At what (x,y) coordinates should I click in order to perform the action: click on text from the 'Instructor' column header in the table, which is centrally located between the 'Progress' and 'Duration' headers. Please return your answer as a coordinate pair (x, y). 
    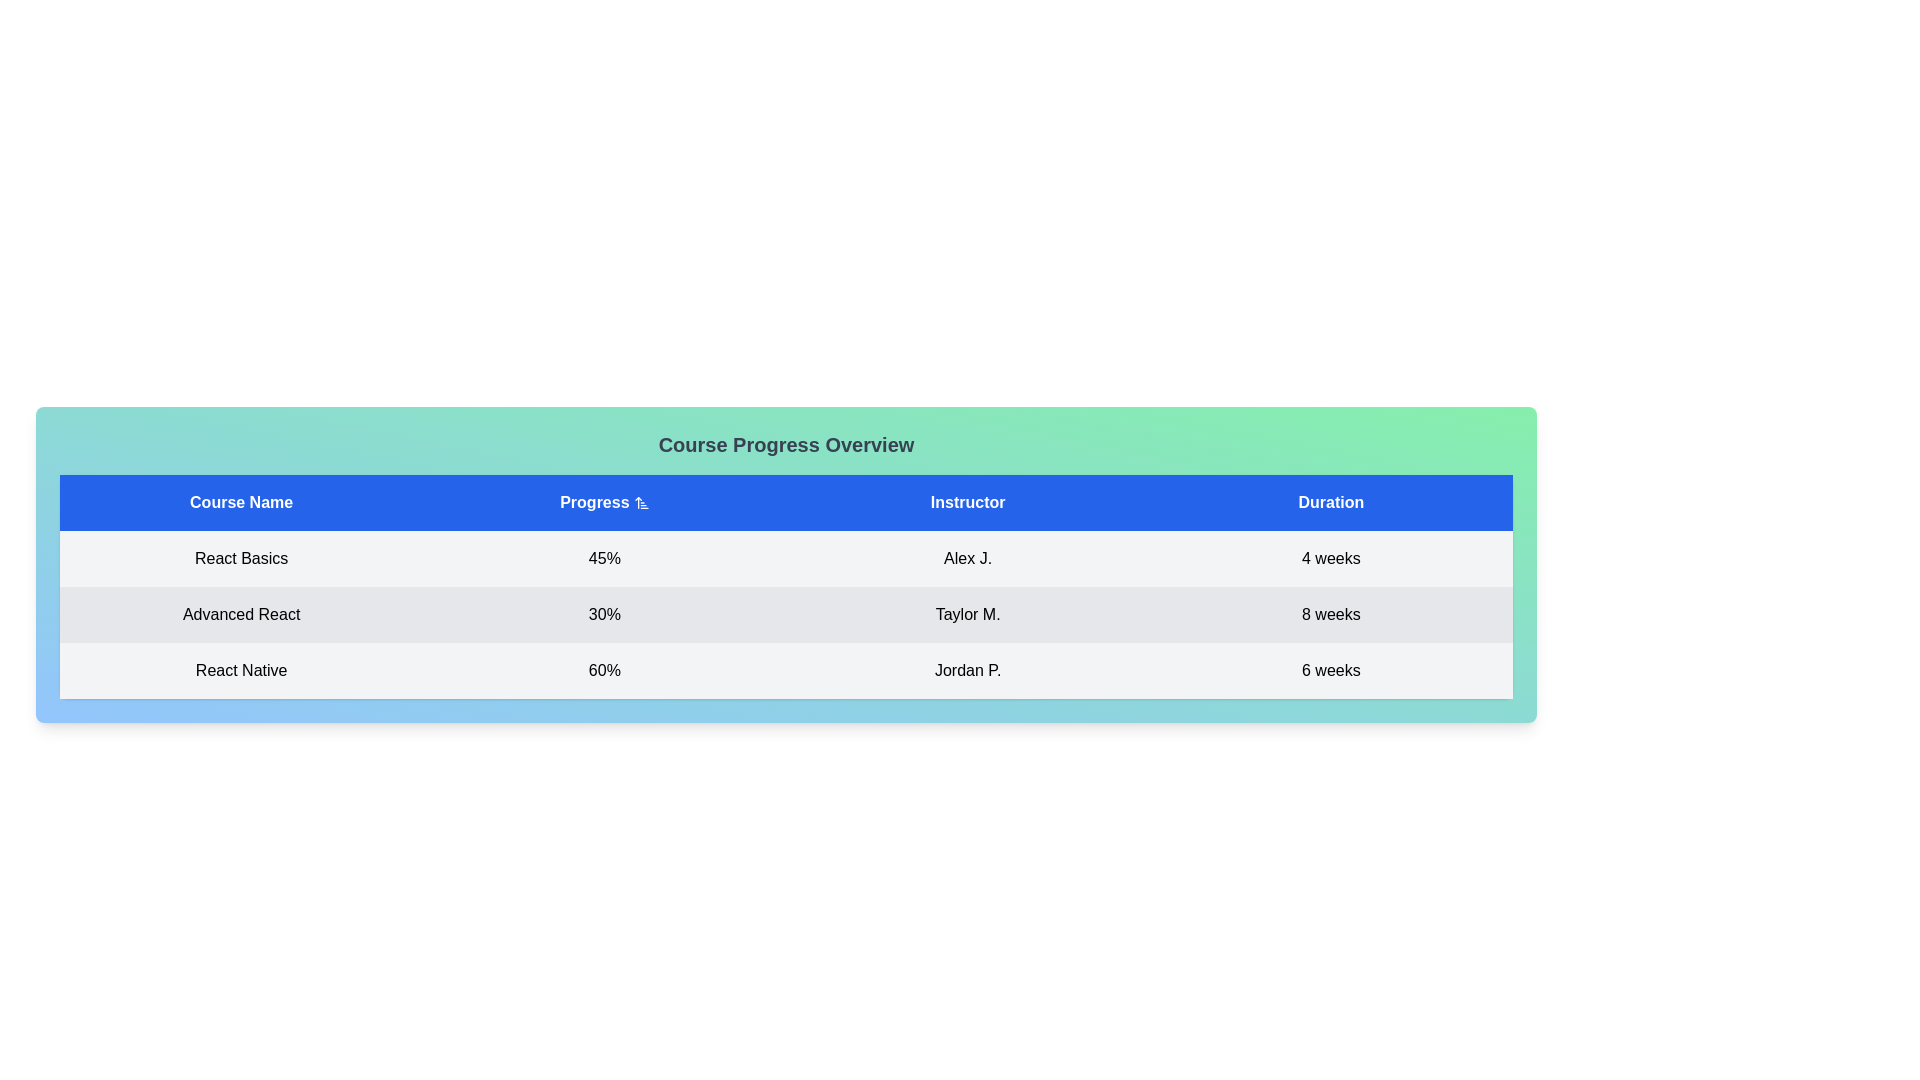
    Looking at the image, I should click on (968, 501).